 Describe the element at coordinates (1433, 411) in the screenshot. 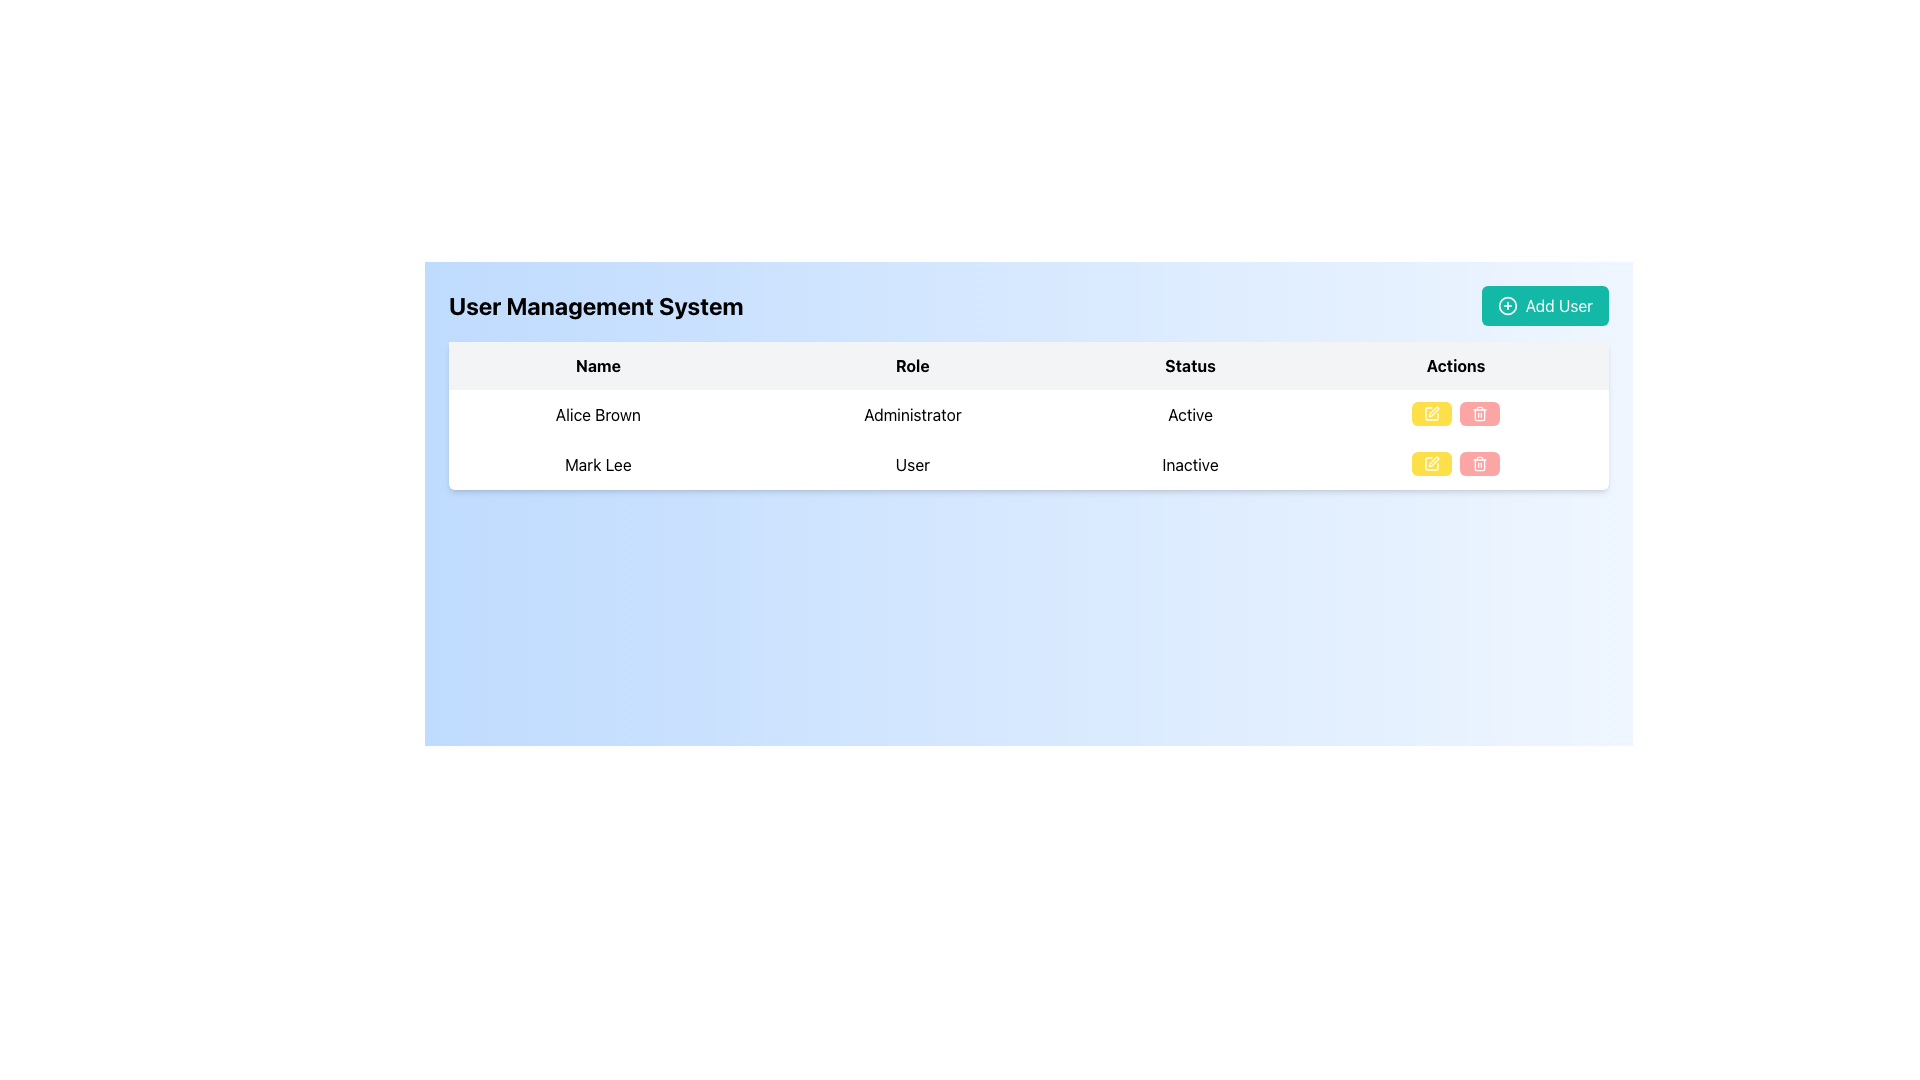

I see `the pen icon in the 'Actions' column next to the 'Inactive' status entry` at that location.